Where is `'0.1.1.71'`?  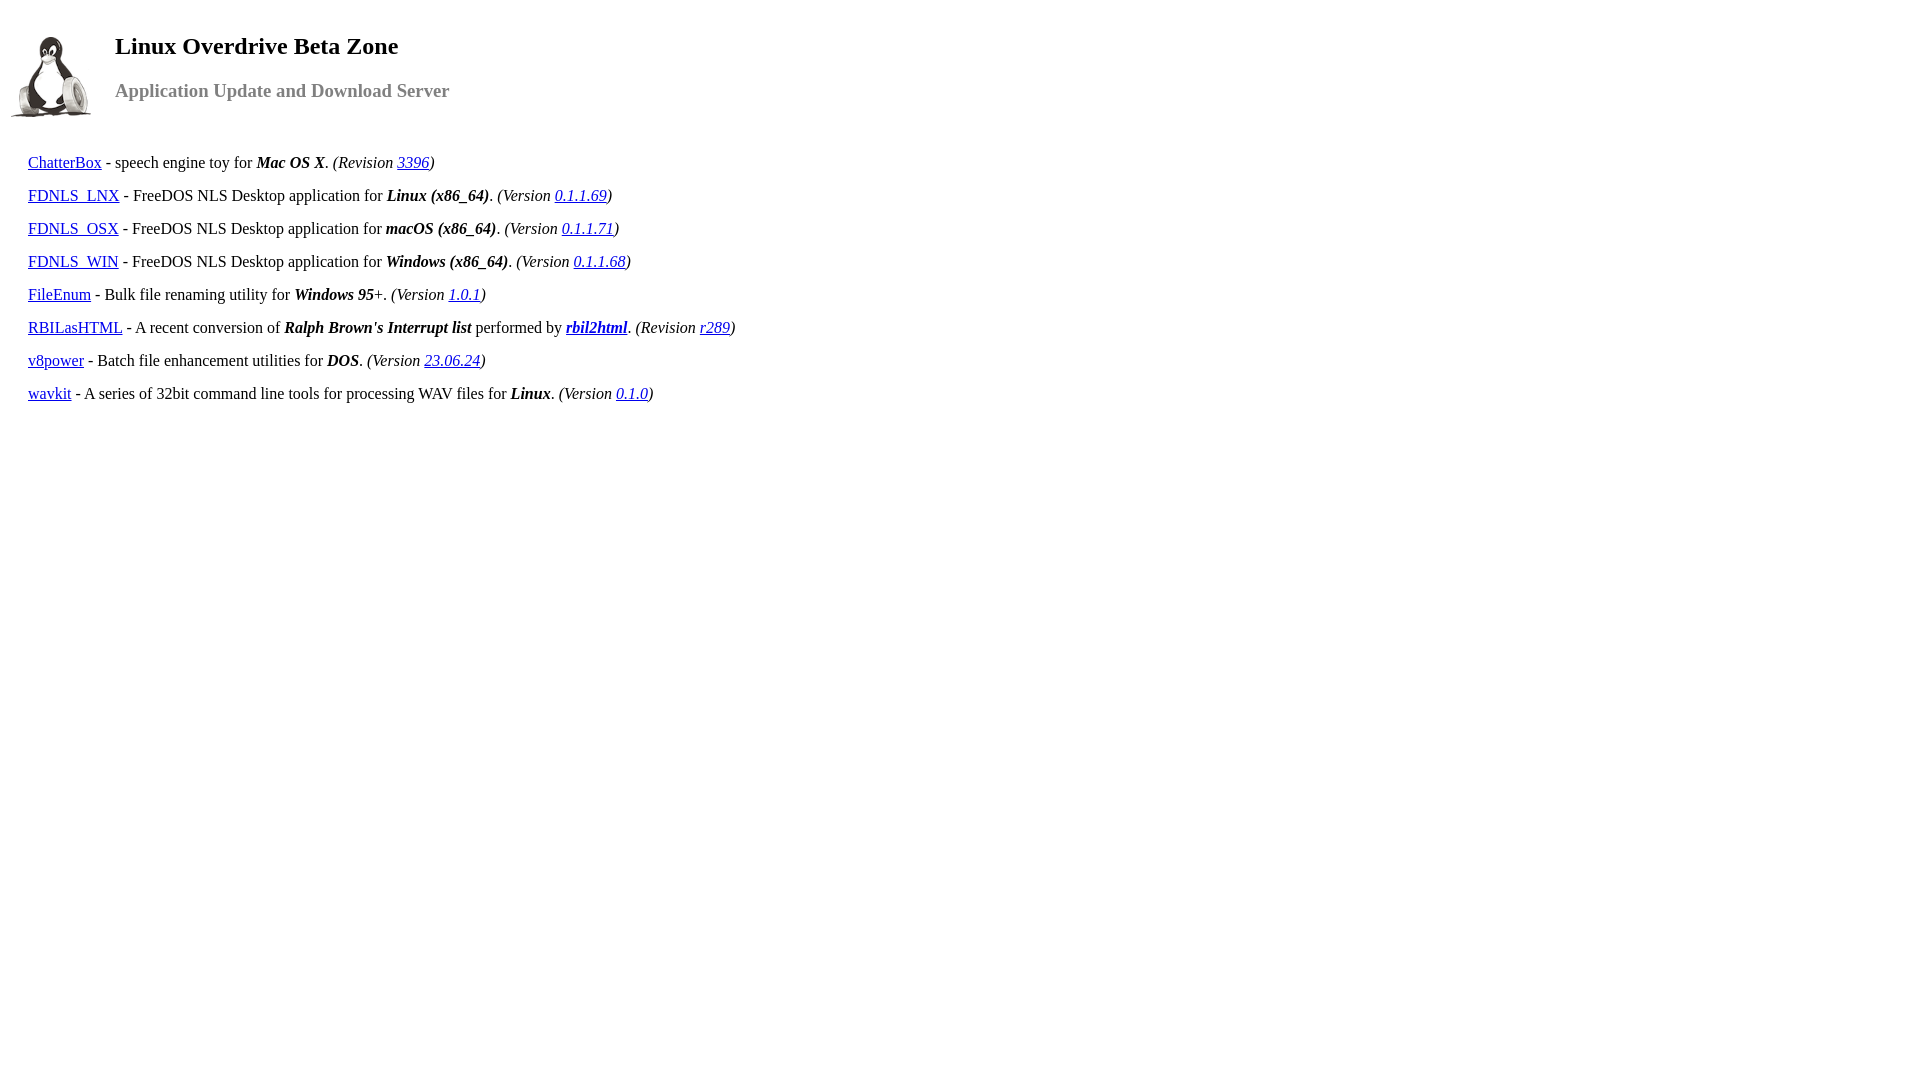 '0.1.1.71' is located at coordinates (587, 227).